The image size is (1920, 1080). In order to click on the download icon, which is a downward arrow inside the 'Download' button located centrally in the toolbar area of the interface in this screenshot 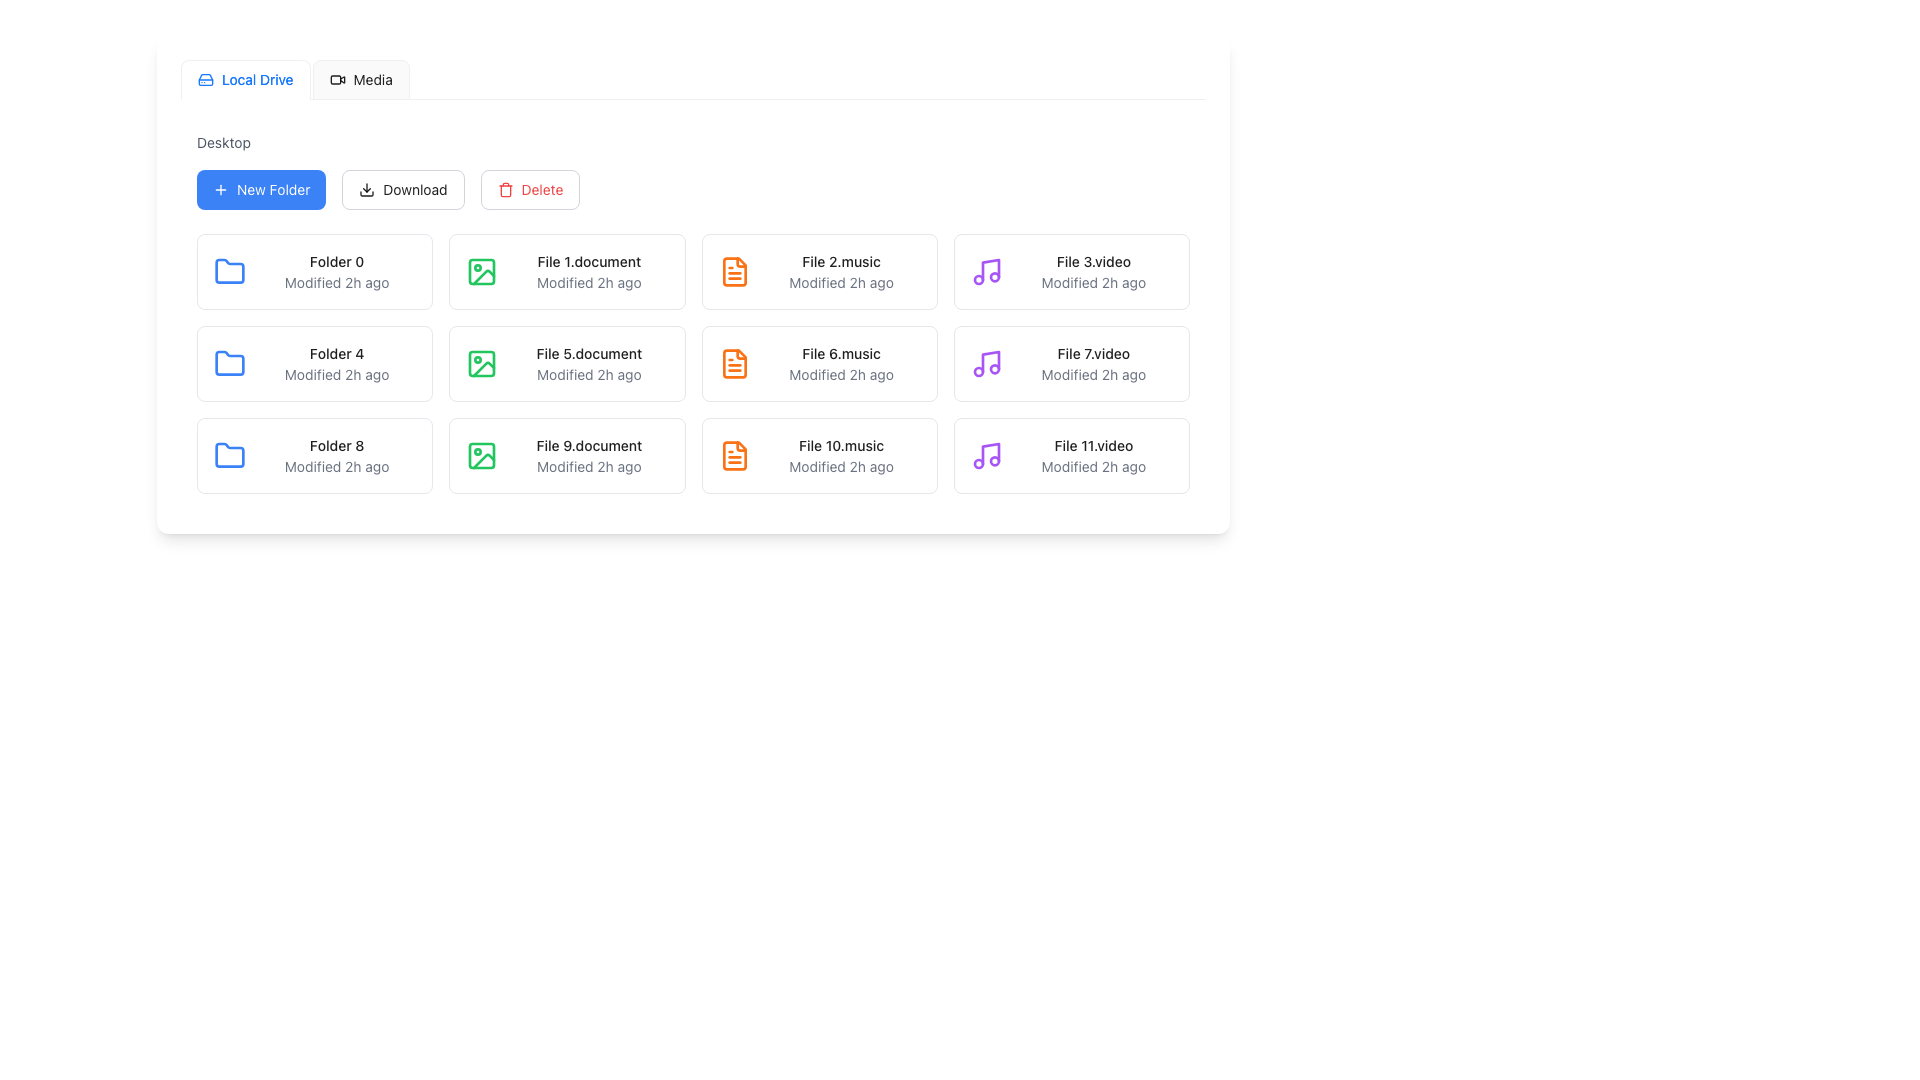, I will do `click(367, 189)`.